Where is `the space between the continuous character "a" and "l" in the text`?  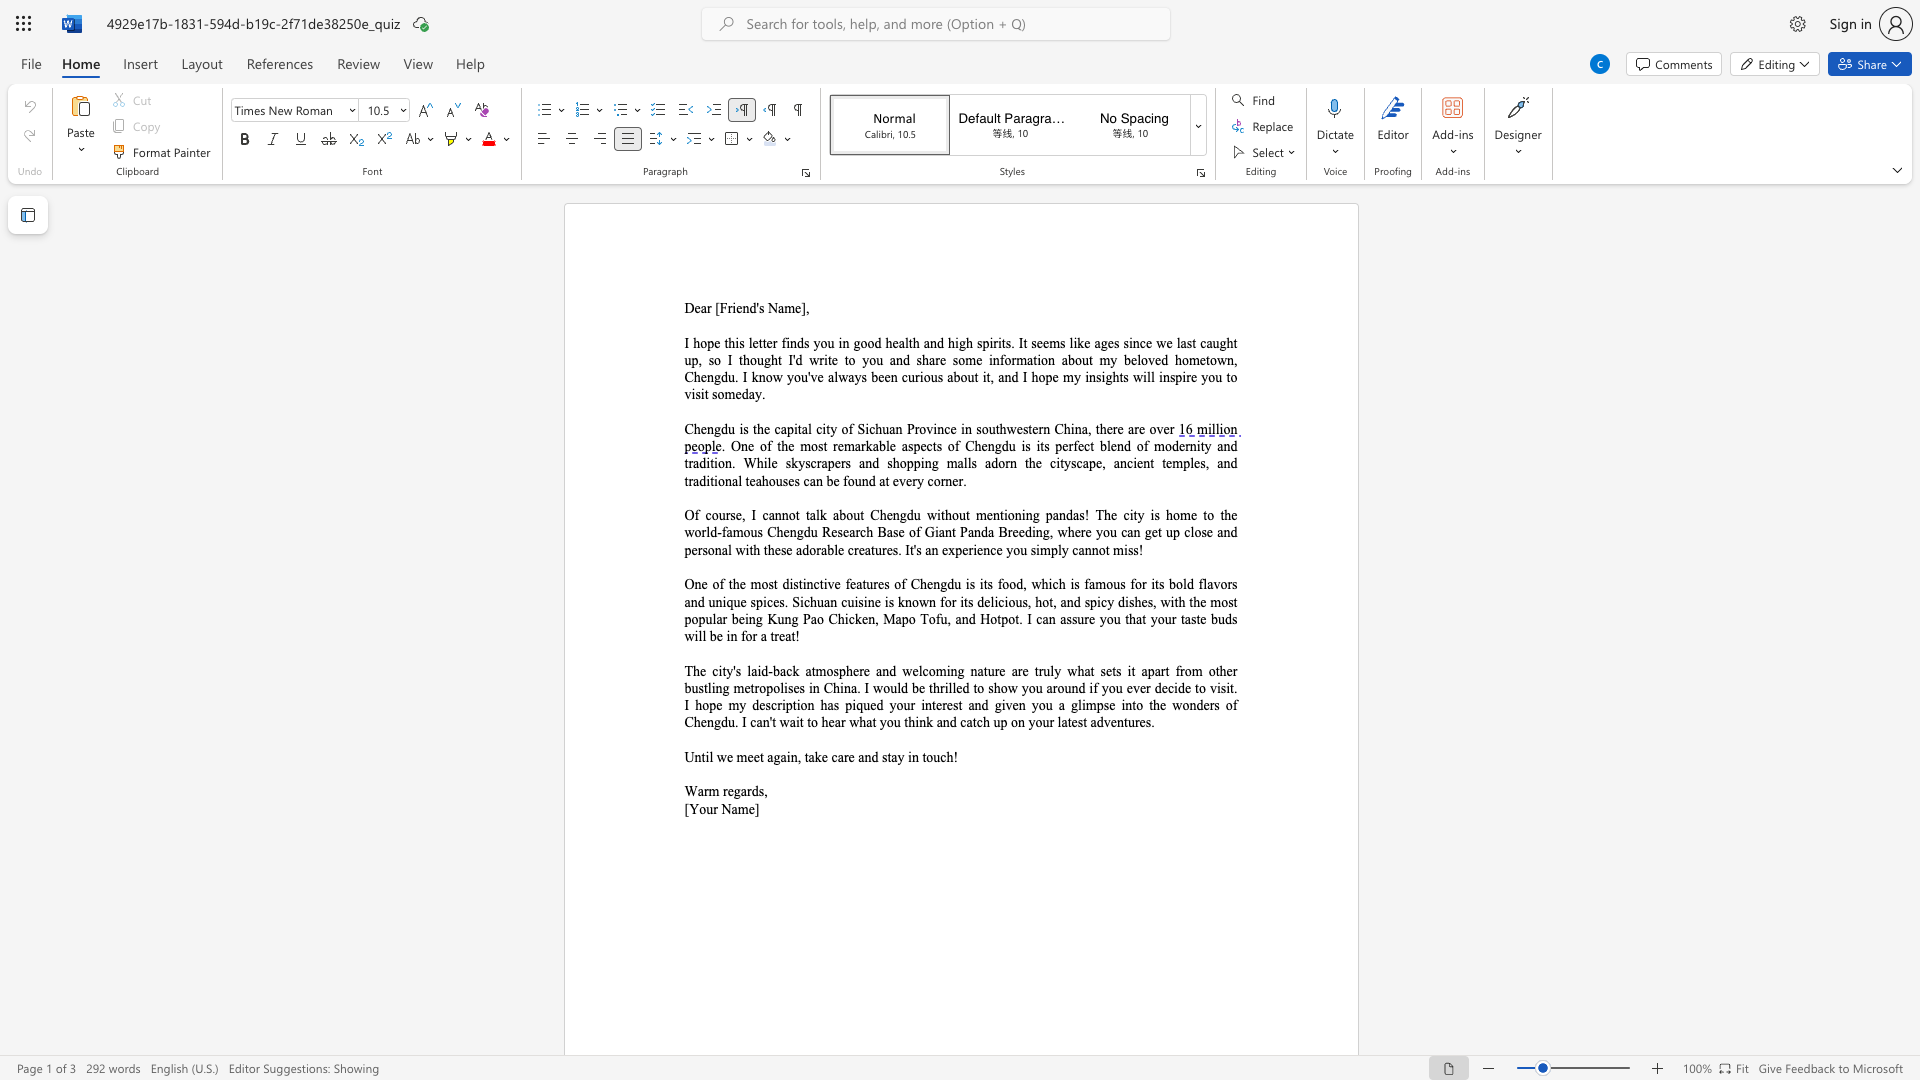
the space between the continuous character "a" and "l" in the text is located at coordinates (903, 342).